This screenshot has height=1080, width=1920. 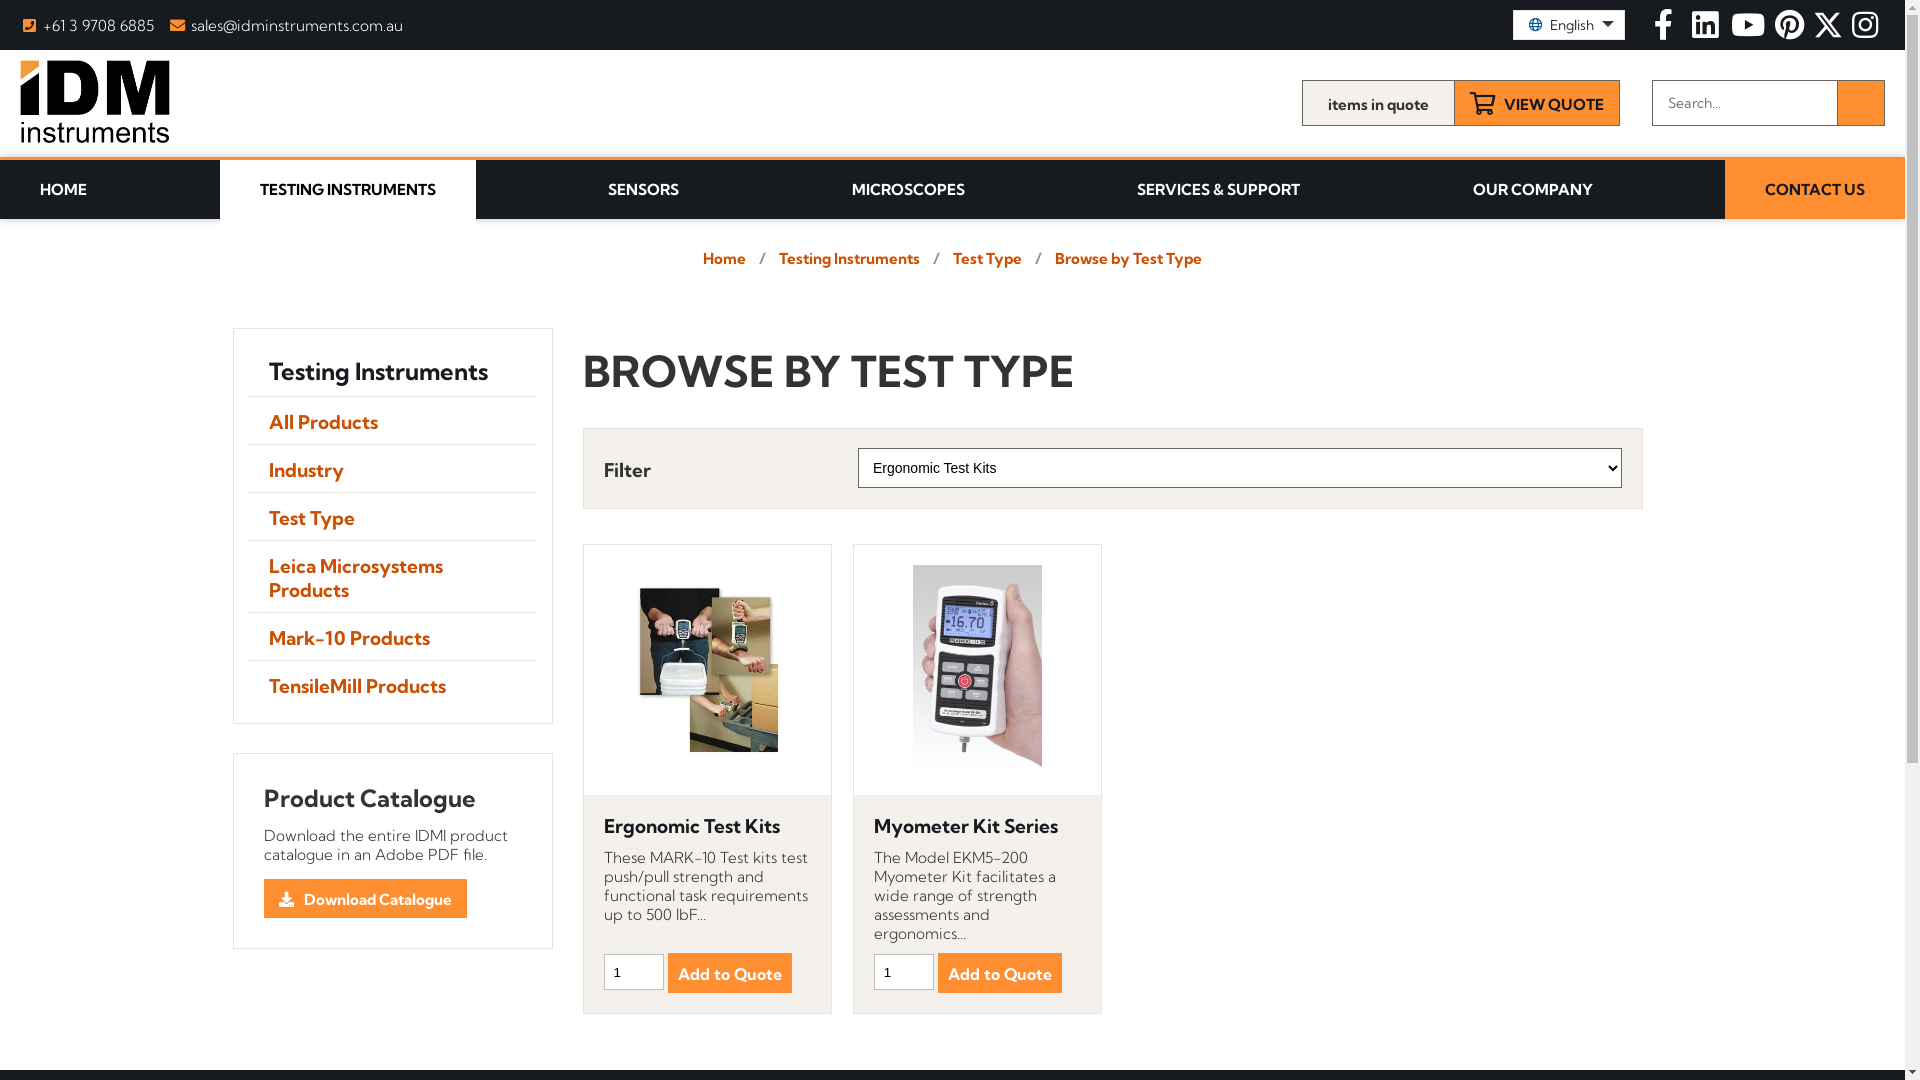 What do you see at coordinates (707, 826) in the screenshot?
I see `'Ergonomic Test Kits'` at bounding box center [707, 826].